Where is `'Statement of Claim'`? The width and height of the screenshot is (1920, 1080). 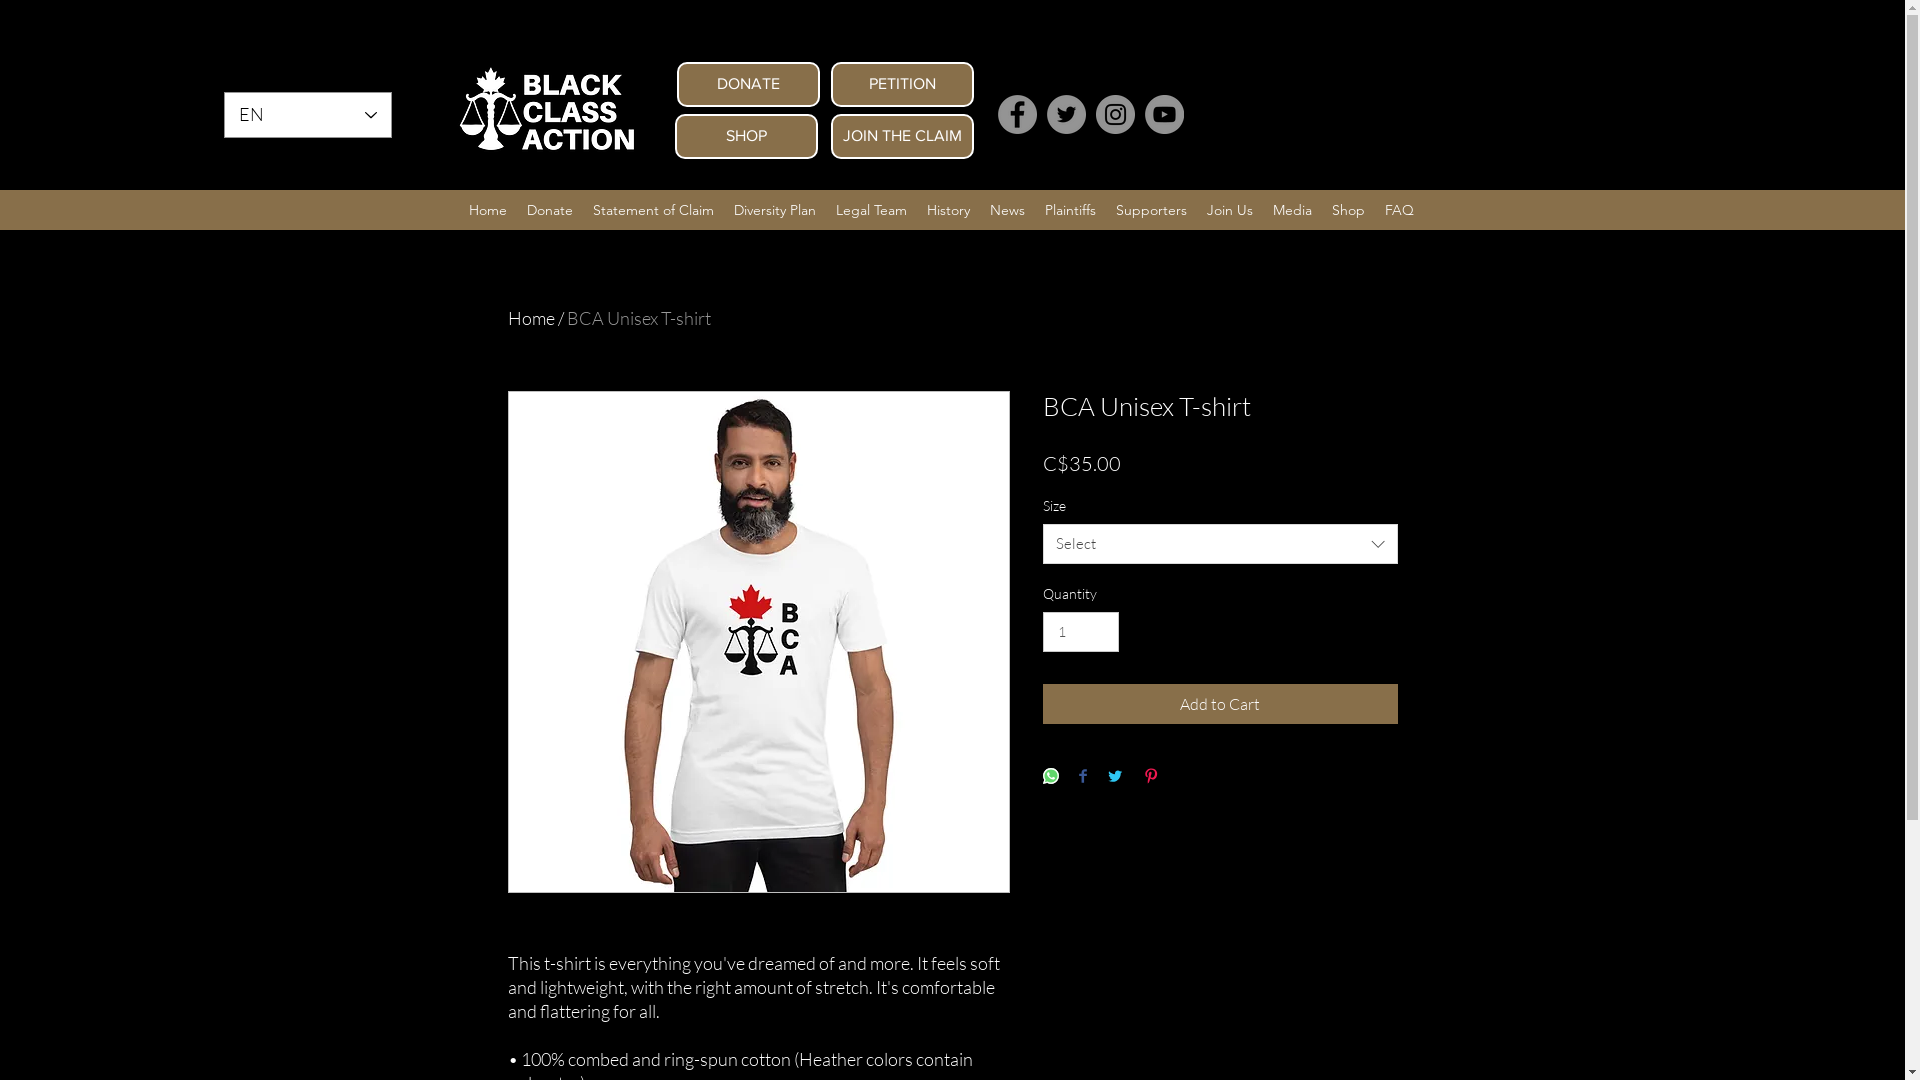 'Statement of Claim' is located at coordinates (652, 209).